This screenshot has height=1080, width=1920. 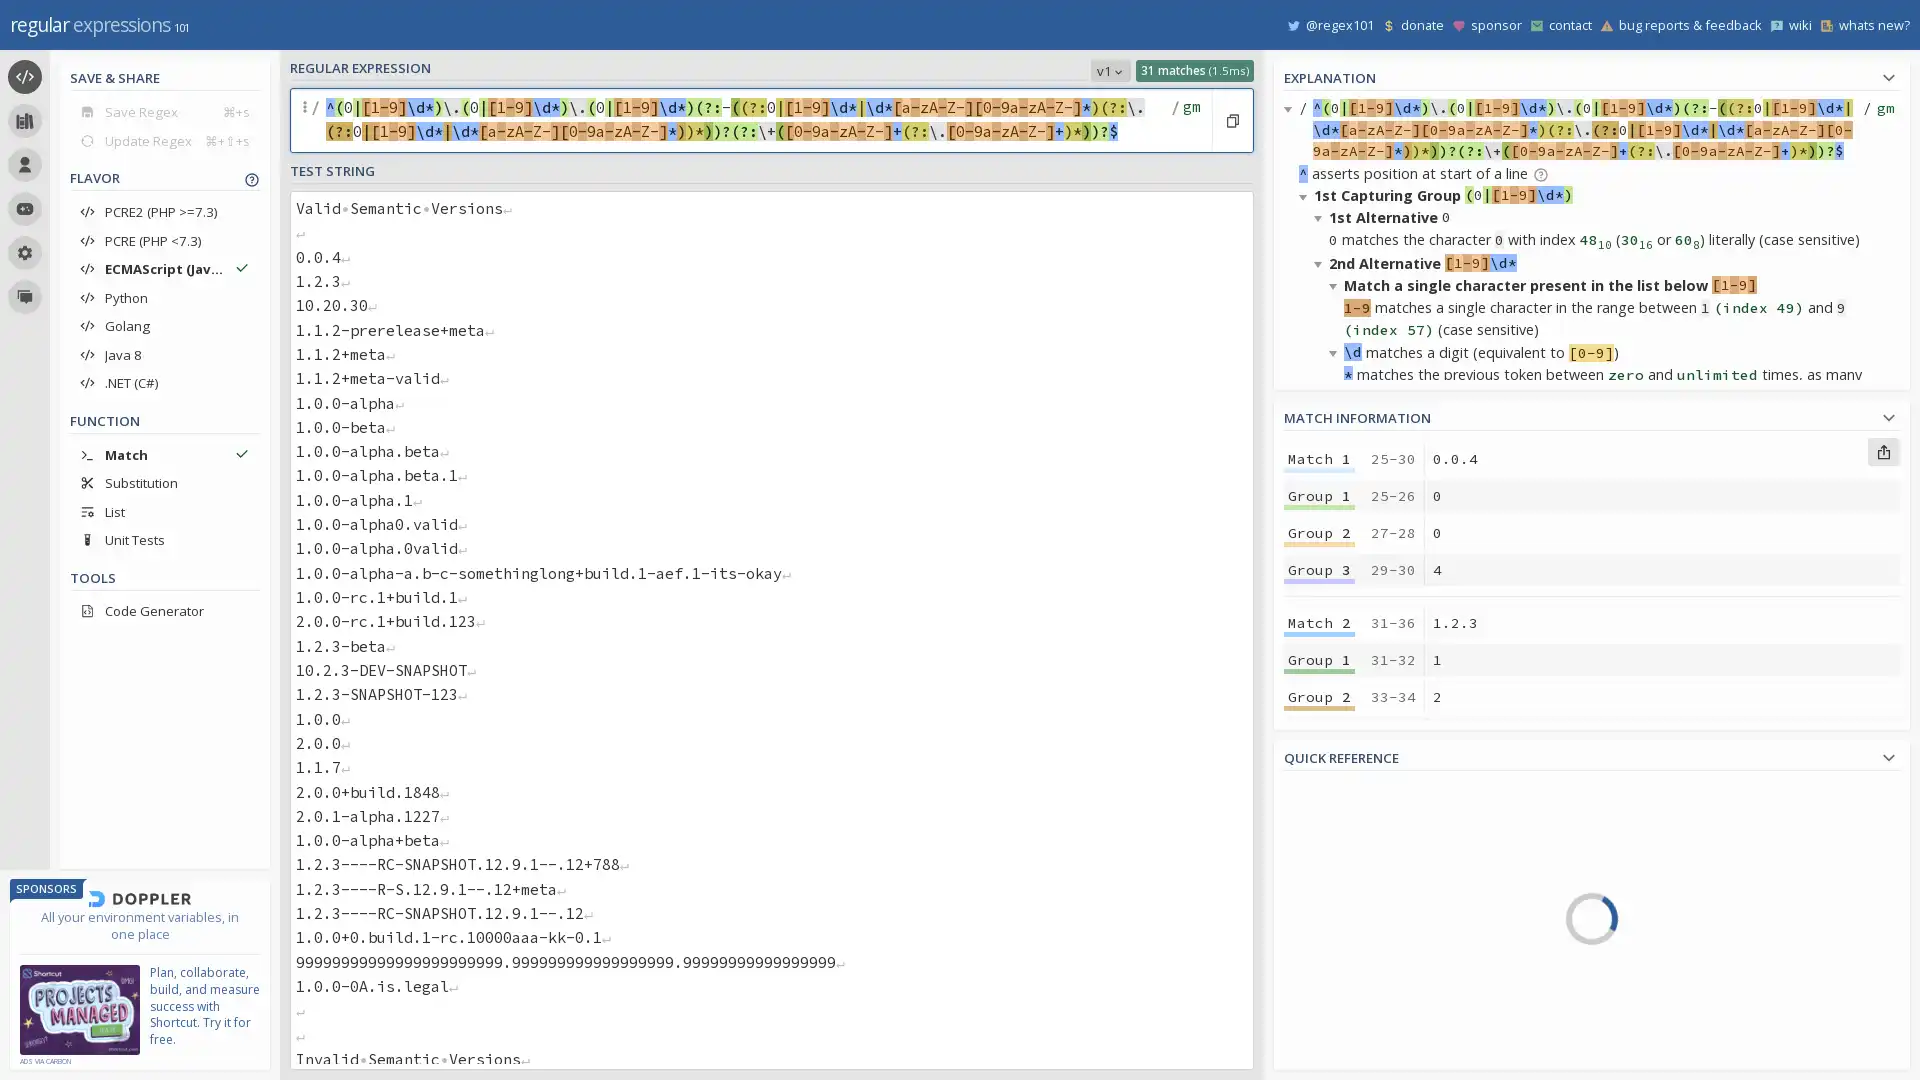 I want to click on Collapse Subtree, so click(x=1321, y=466).